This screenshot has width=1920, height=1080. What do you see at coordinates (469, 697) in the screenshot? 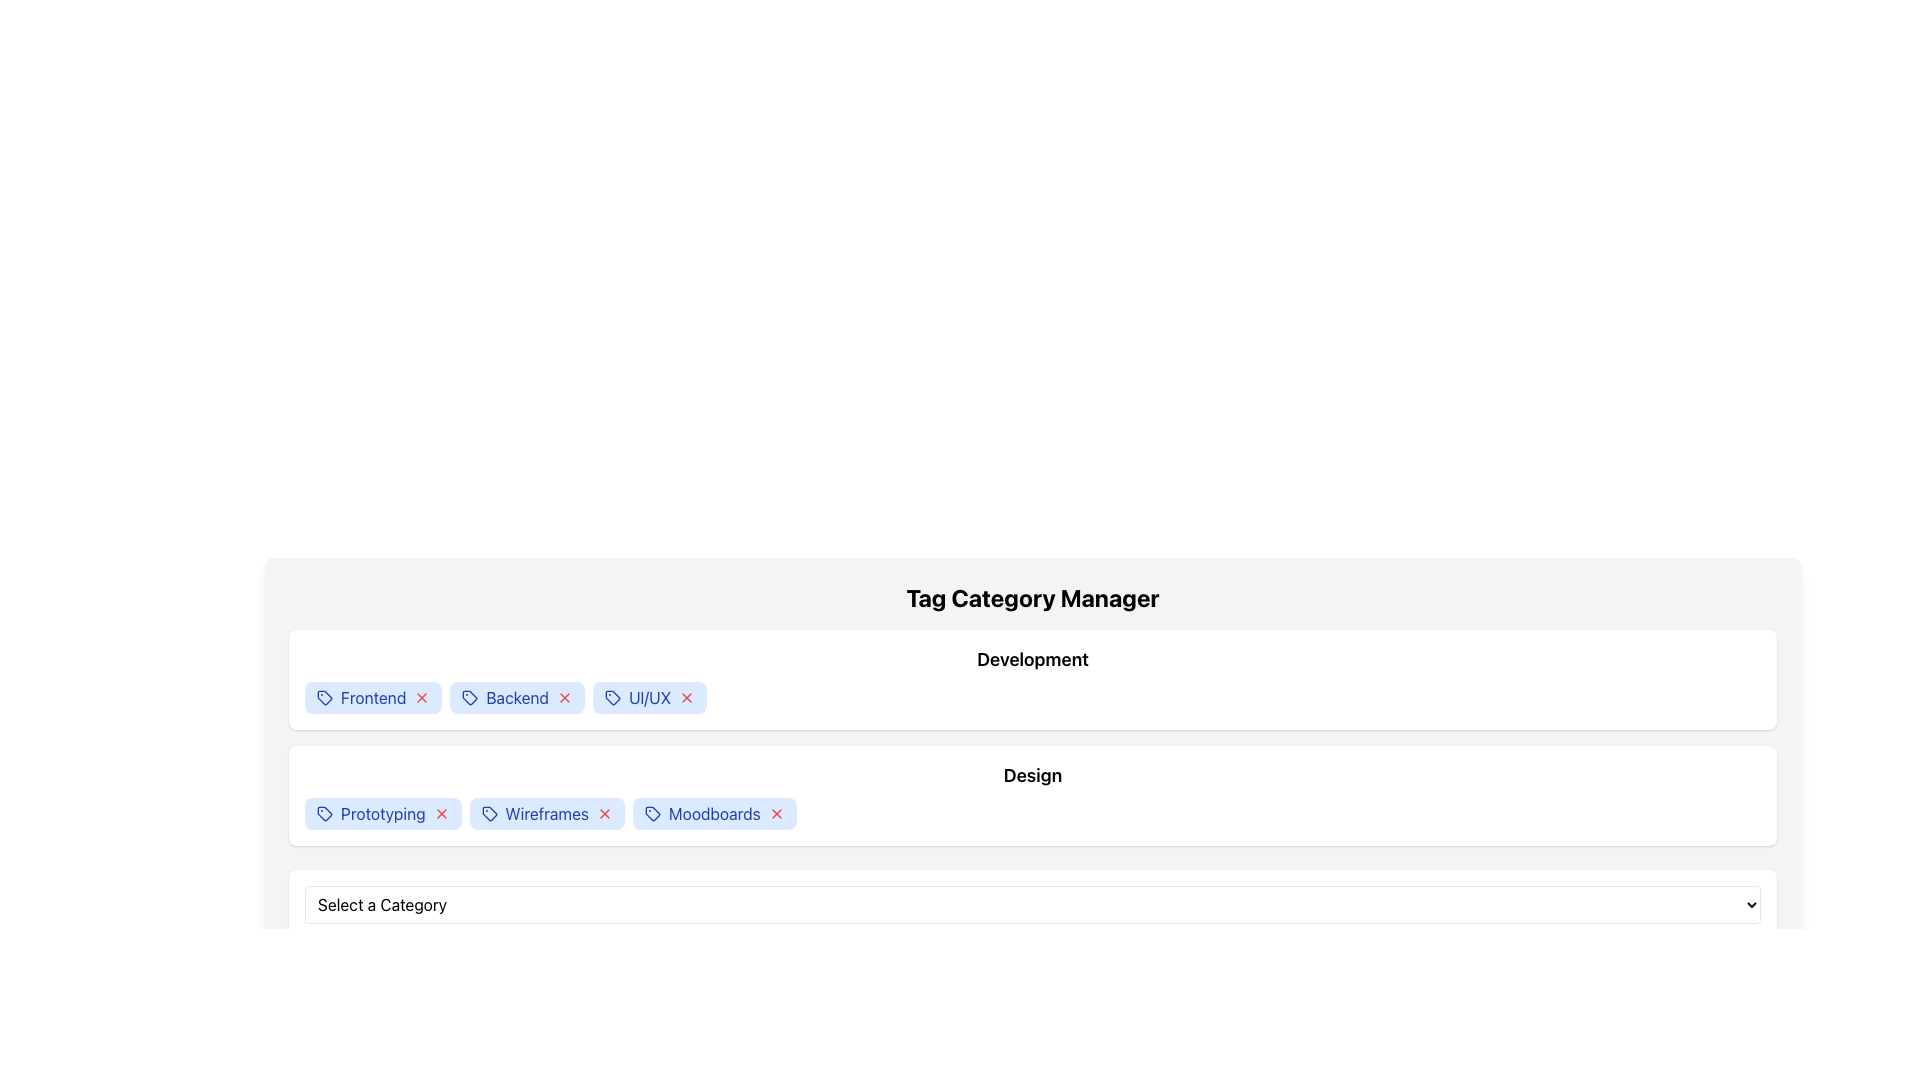
I see `the 'This is a tag' icon, which resembles a geometric tag with a hole and is part of the 'Backend' tag under the 'Development' section` at bounding box center [469, 697].